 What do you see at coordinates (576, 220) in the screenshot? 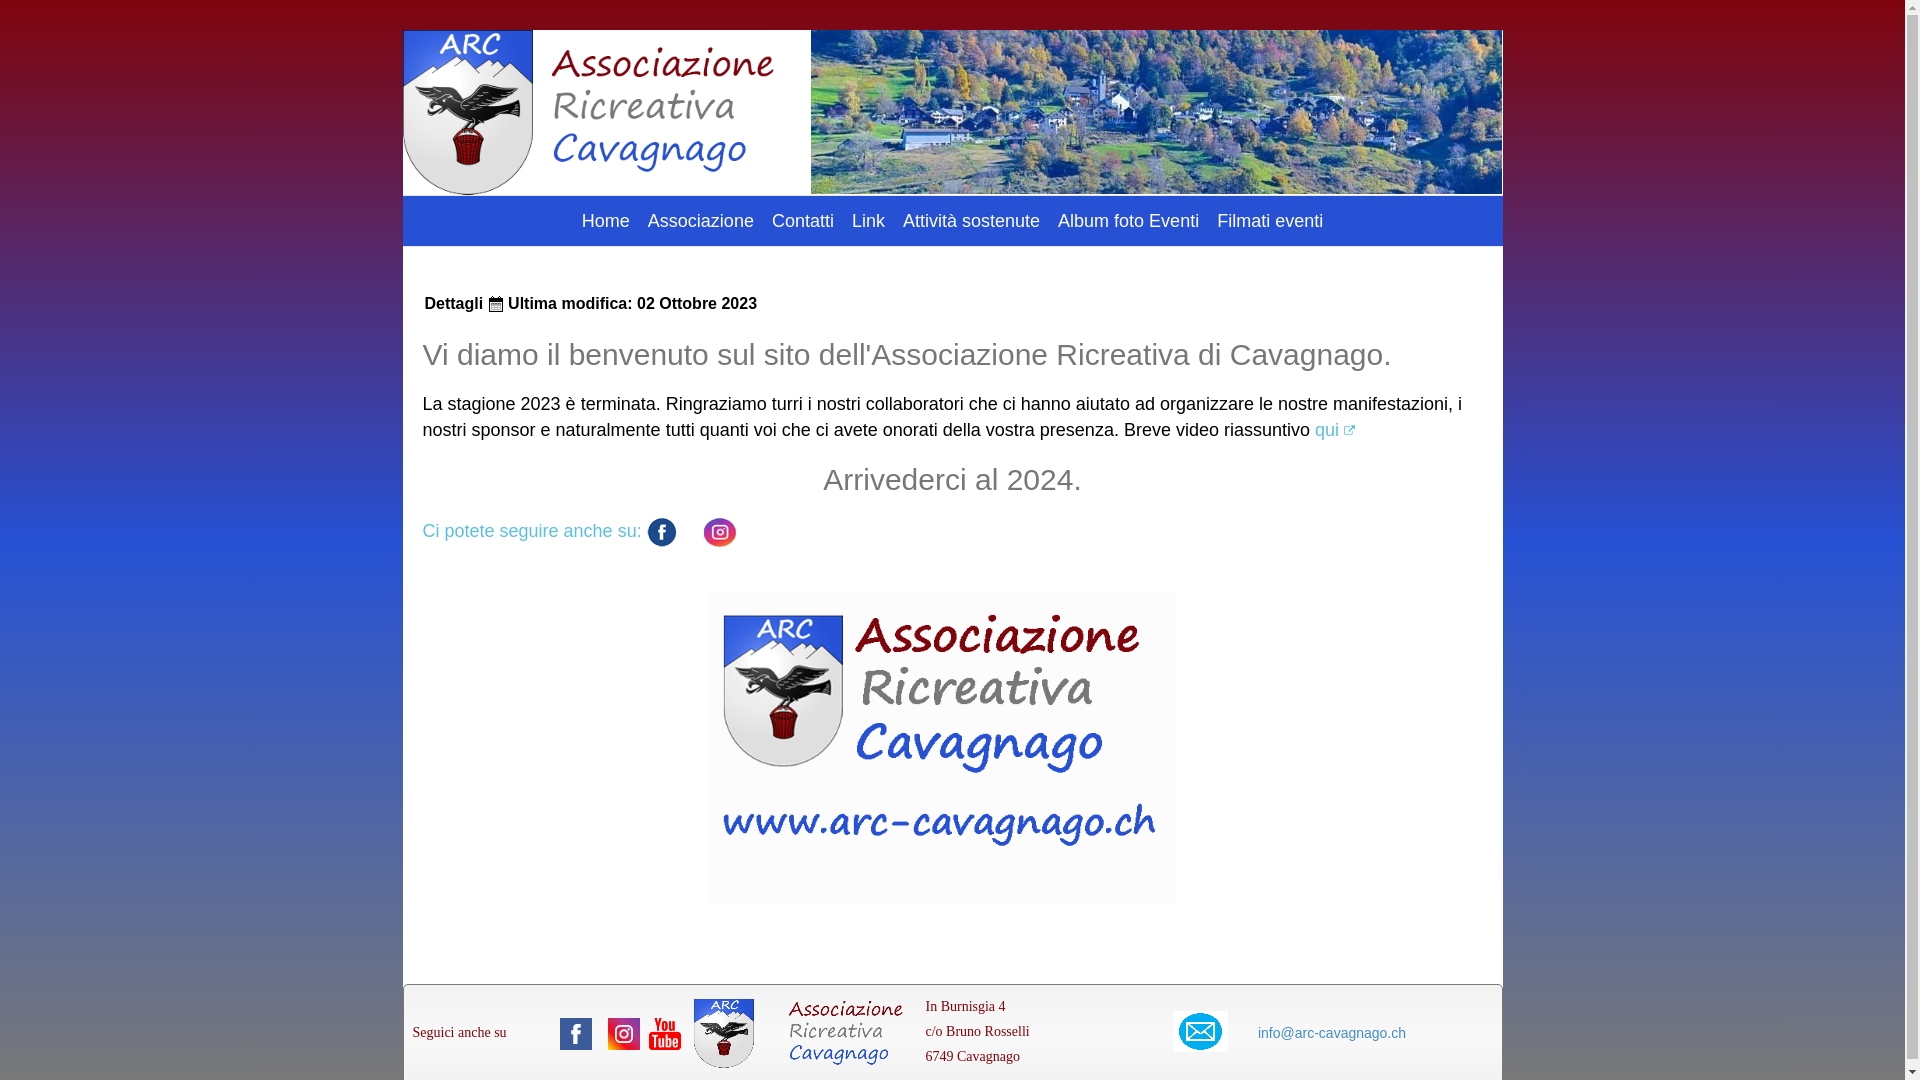
I see `'Home'` at bounding box center [576, 220].